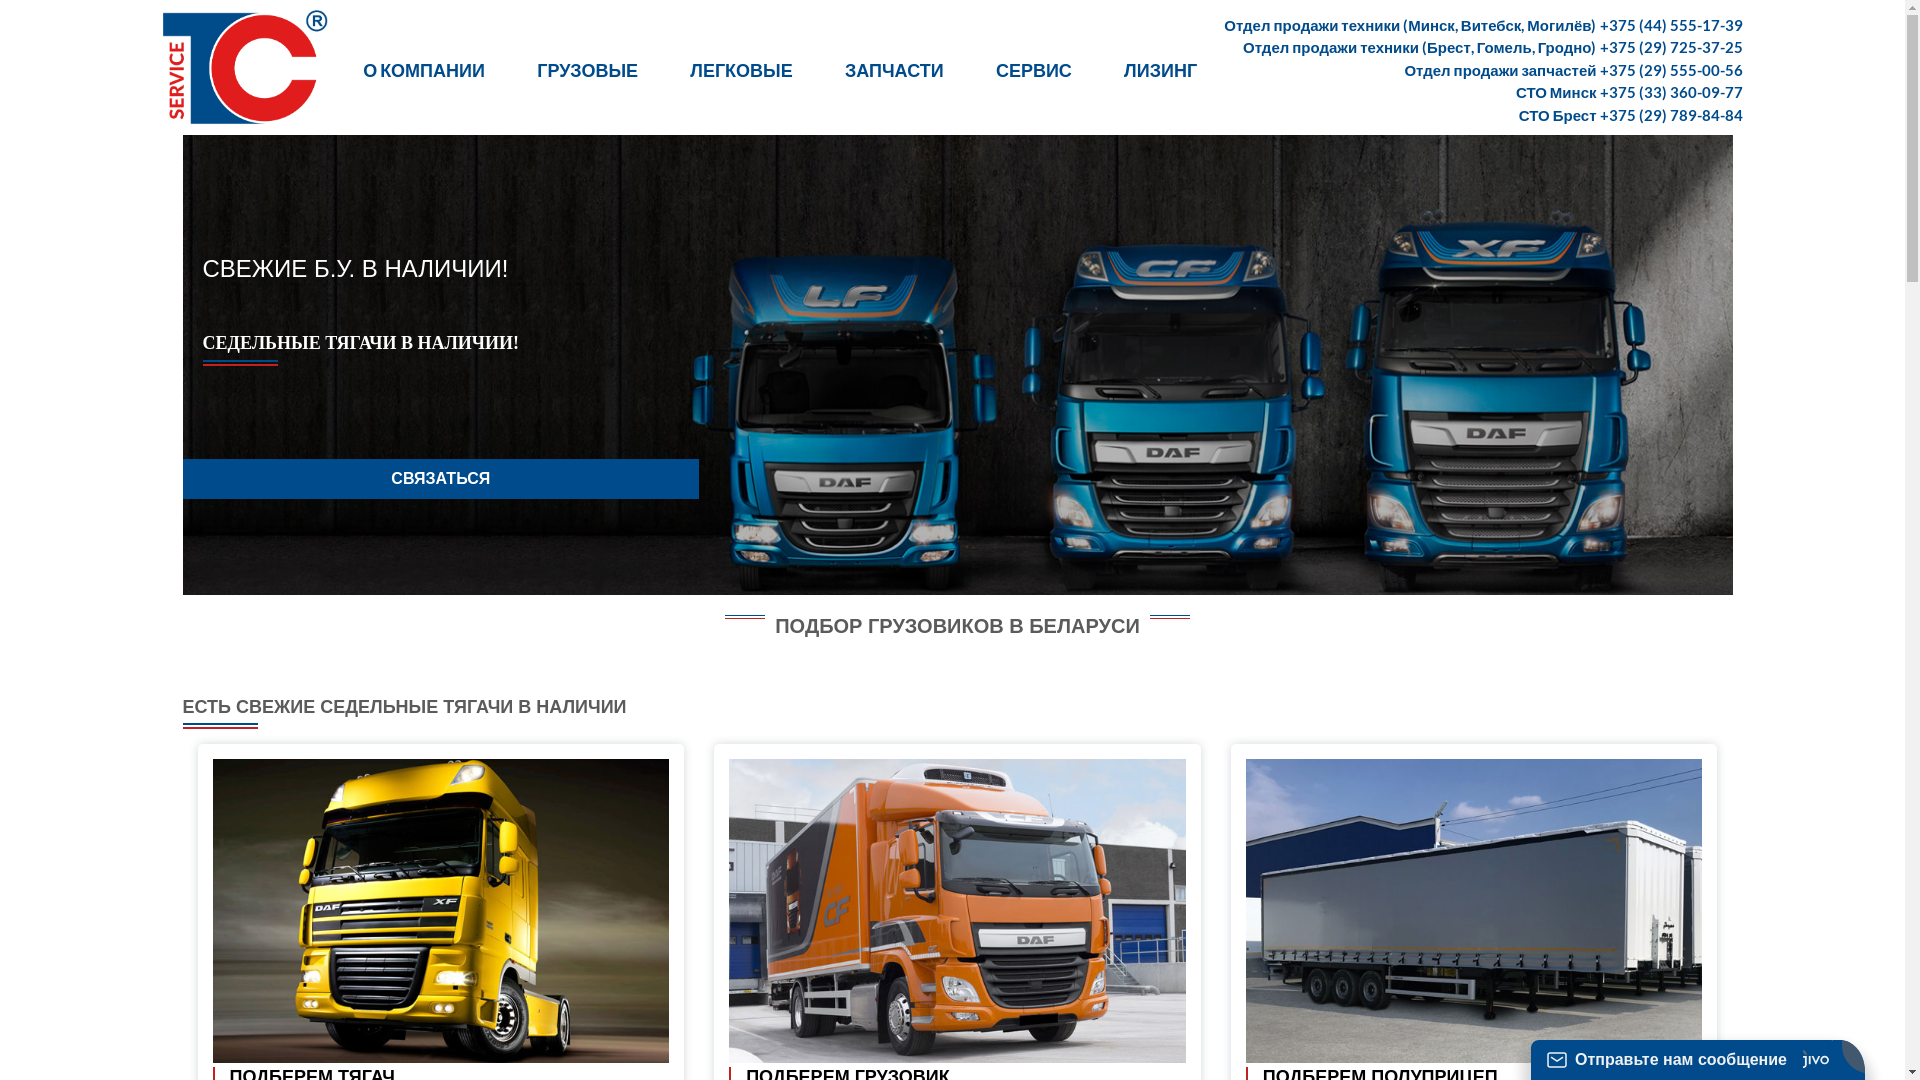  I want to click on '+375 (44) 555-17-39', so click(1671, 24).